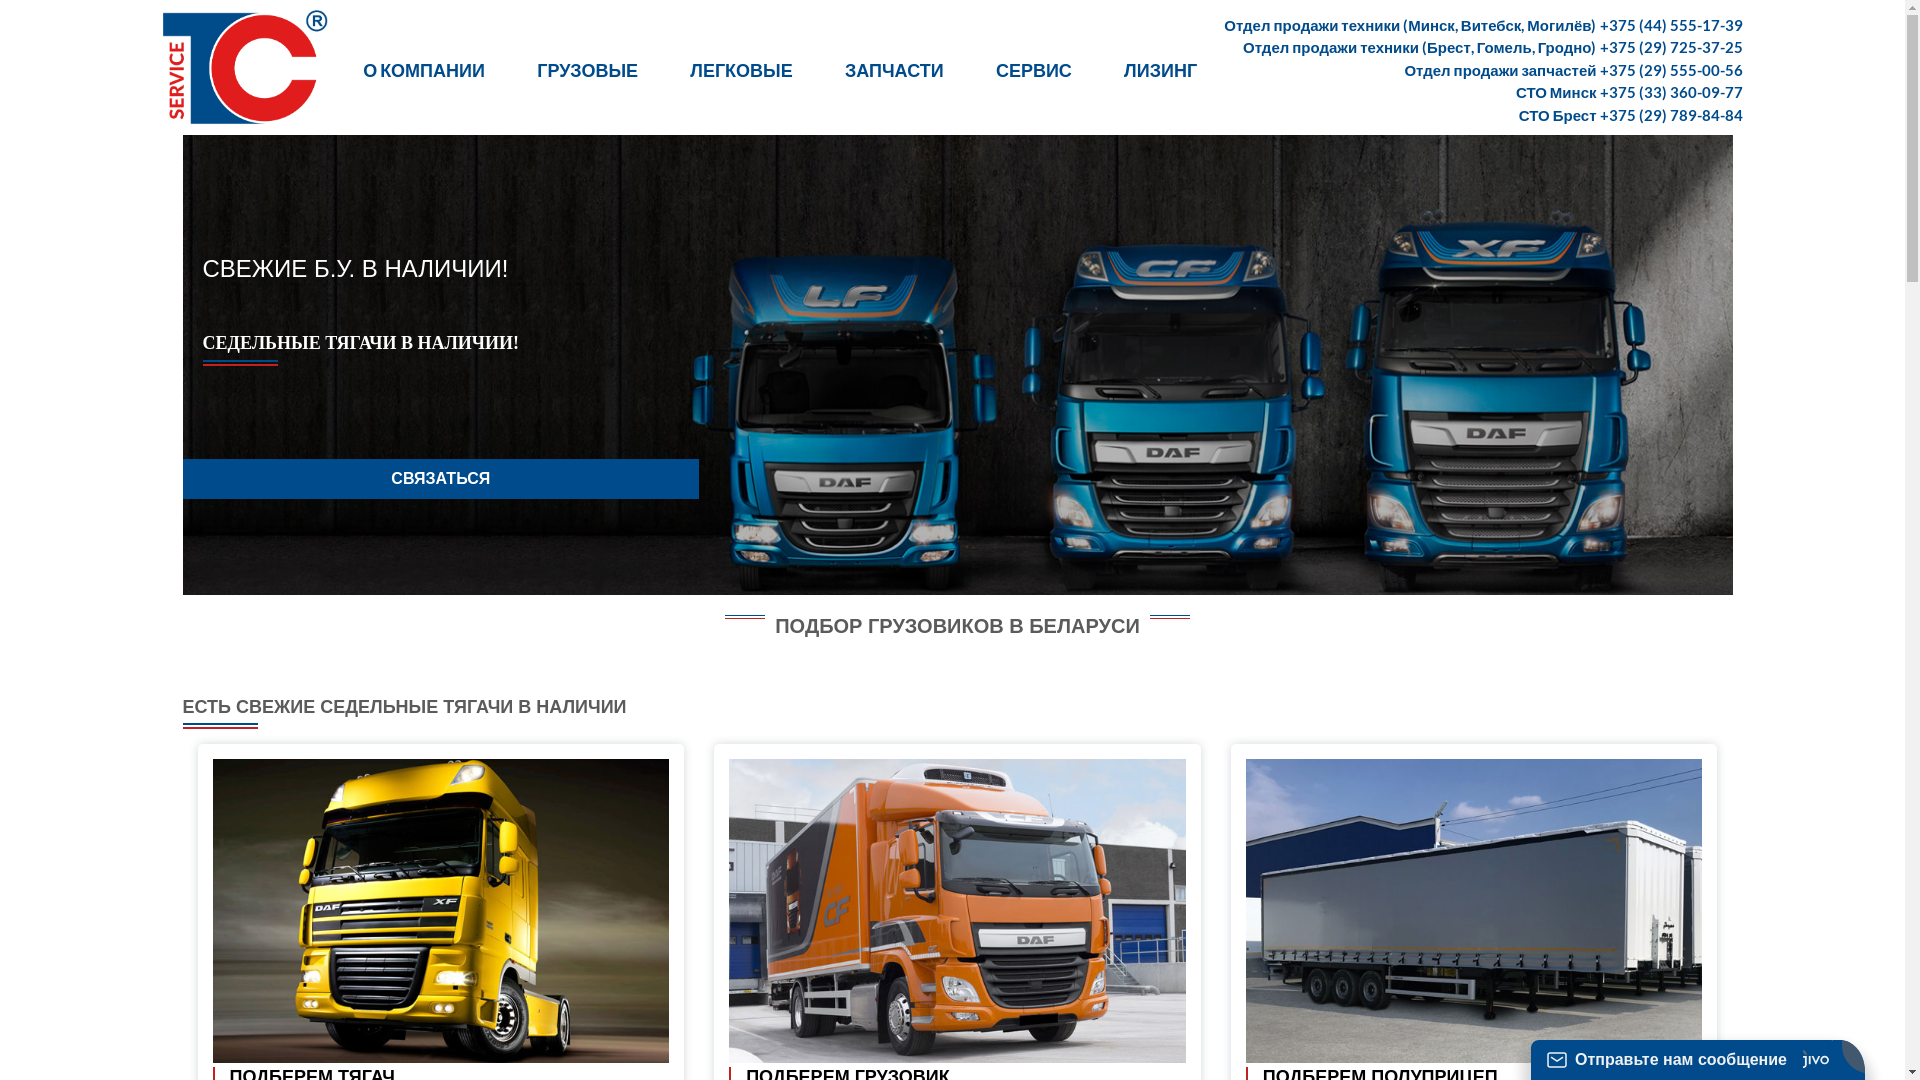  I want to click on '+375 (44) 555-17-39', so click(1671, 24).